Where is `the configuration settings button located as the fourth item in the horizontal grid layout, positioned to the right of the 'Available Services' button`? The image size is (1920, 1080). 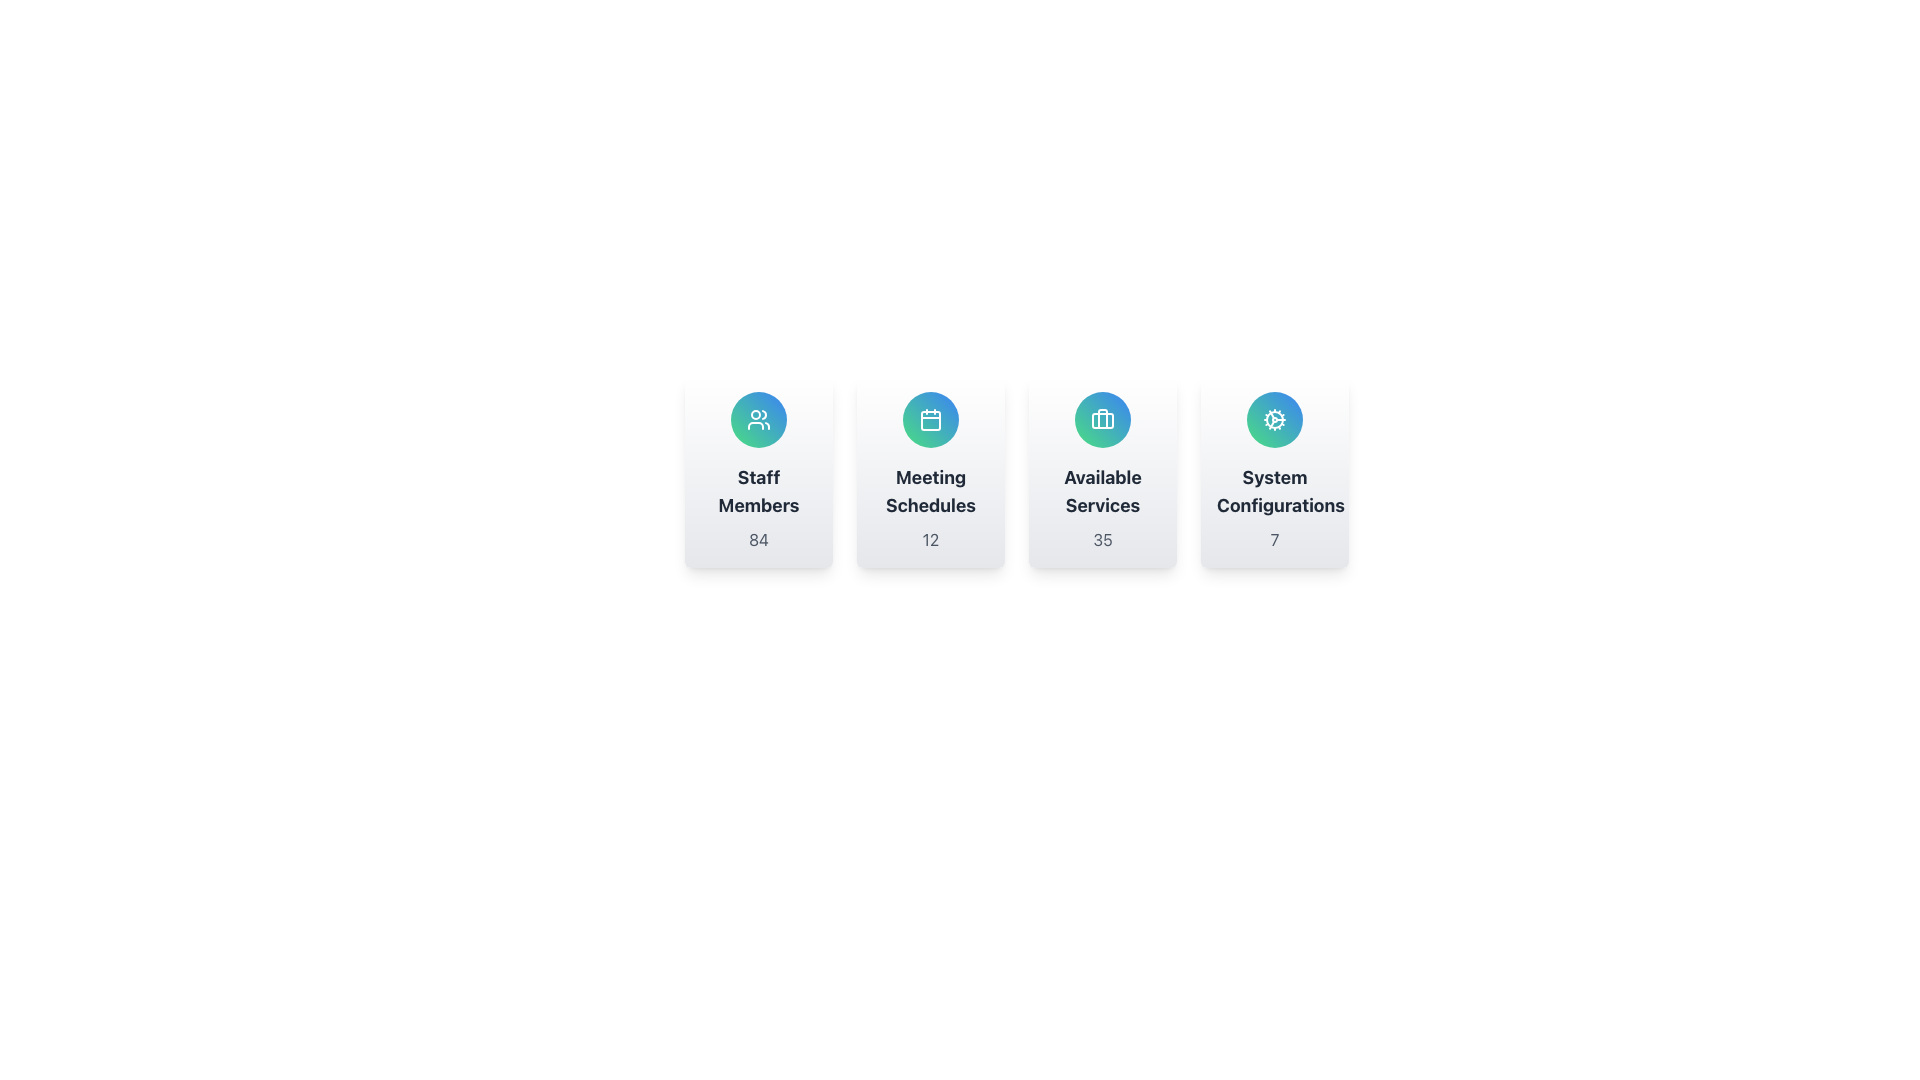
the configuration settings button located as the fourth item in the horizontal grid layout, positioned to the right of the 'Available Services' button is located at coordinates (1274, 471).